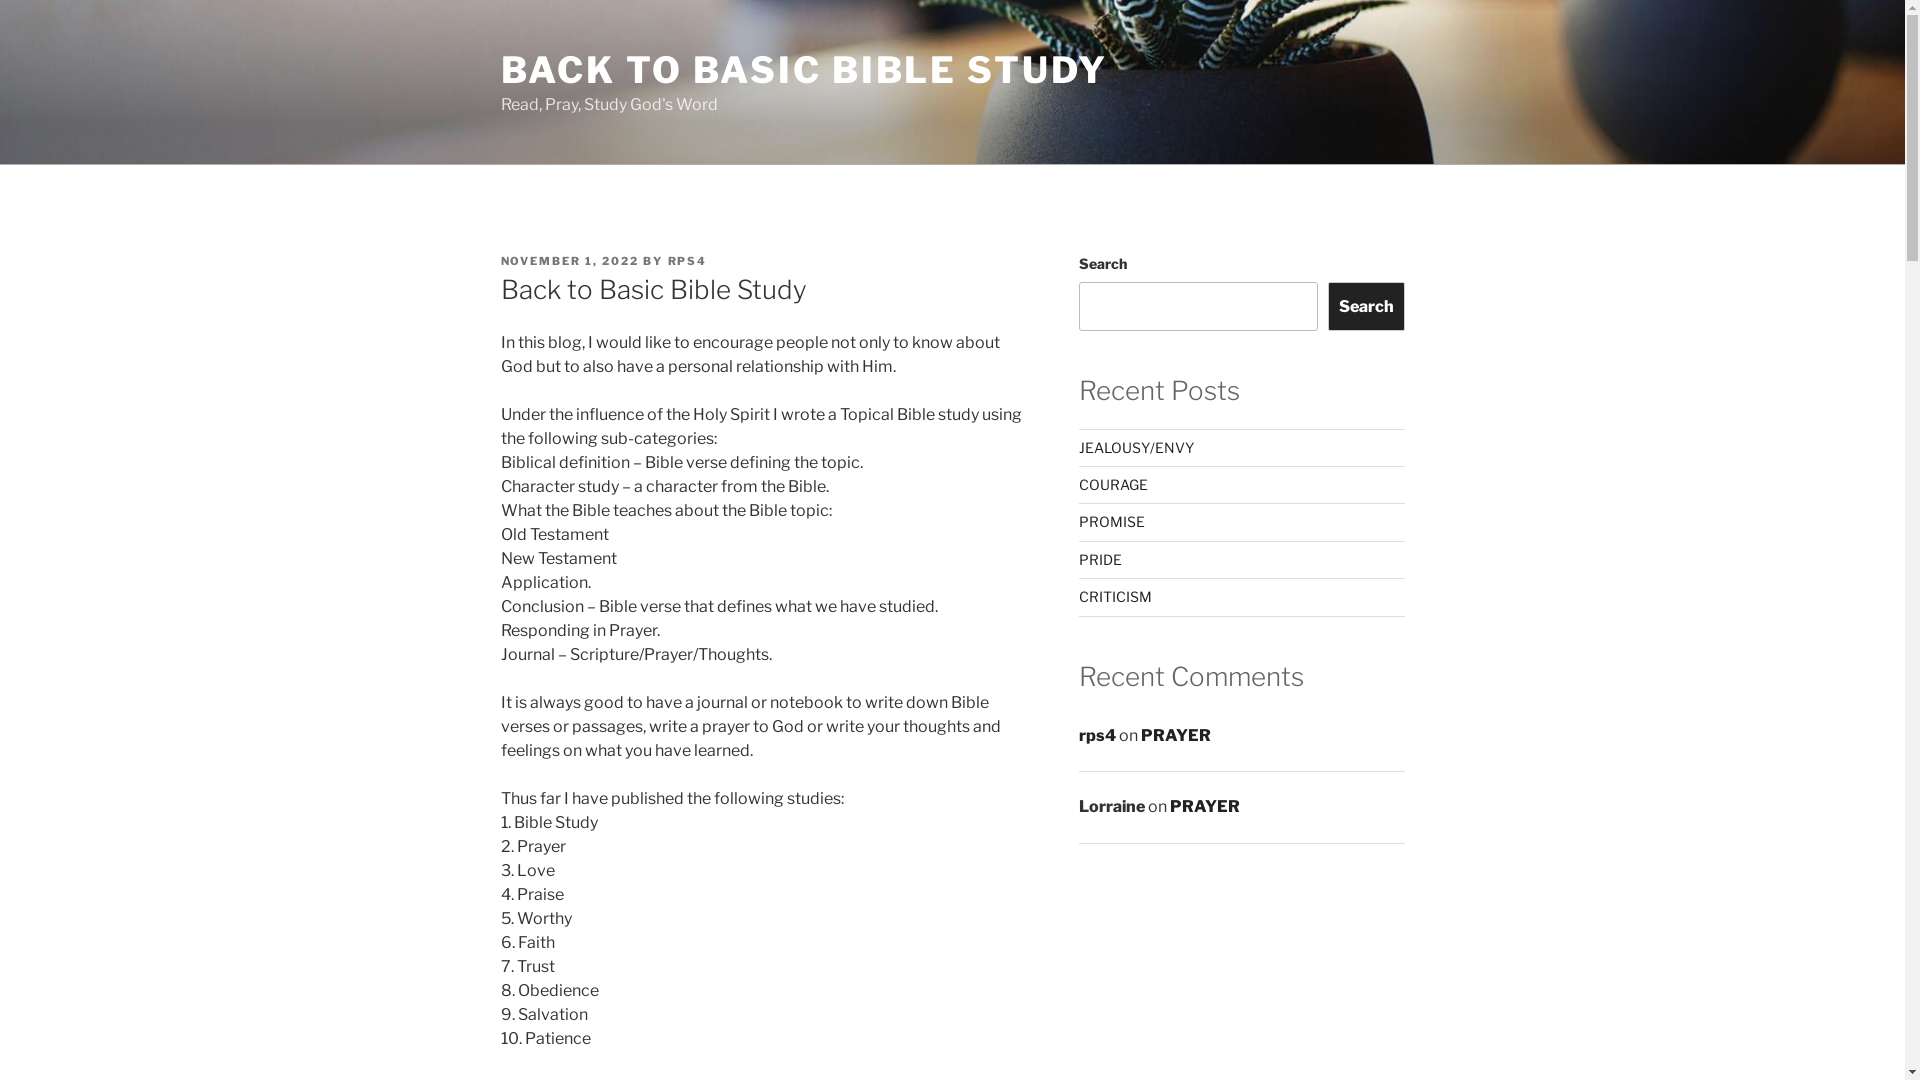 The image size is (1920, 1080). I want to click on 'PROMISE', so click(1111, 520).